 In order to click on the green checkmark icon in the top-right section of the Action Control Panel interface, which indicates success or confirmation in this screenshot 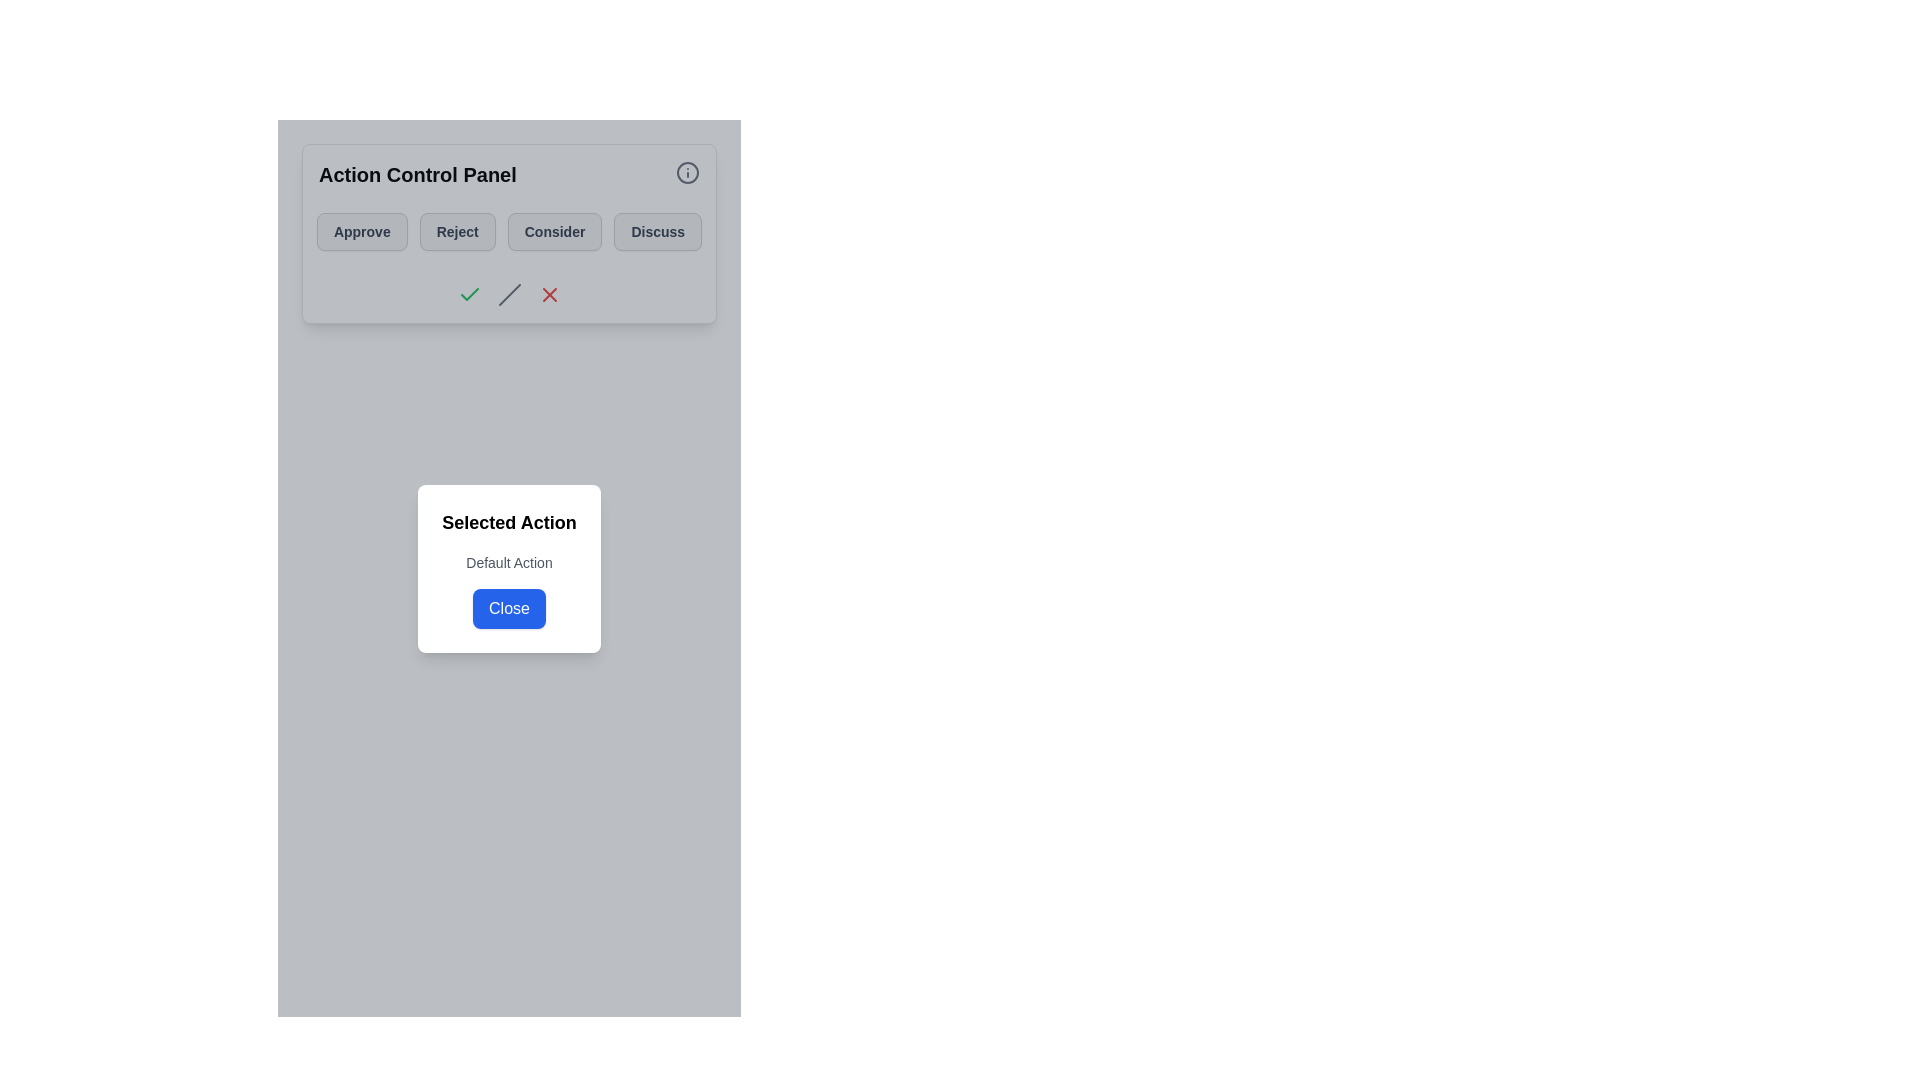, I will do `click(468, 294)`.